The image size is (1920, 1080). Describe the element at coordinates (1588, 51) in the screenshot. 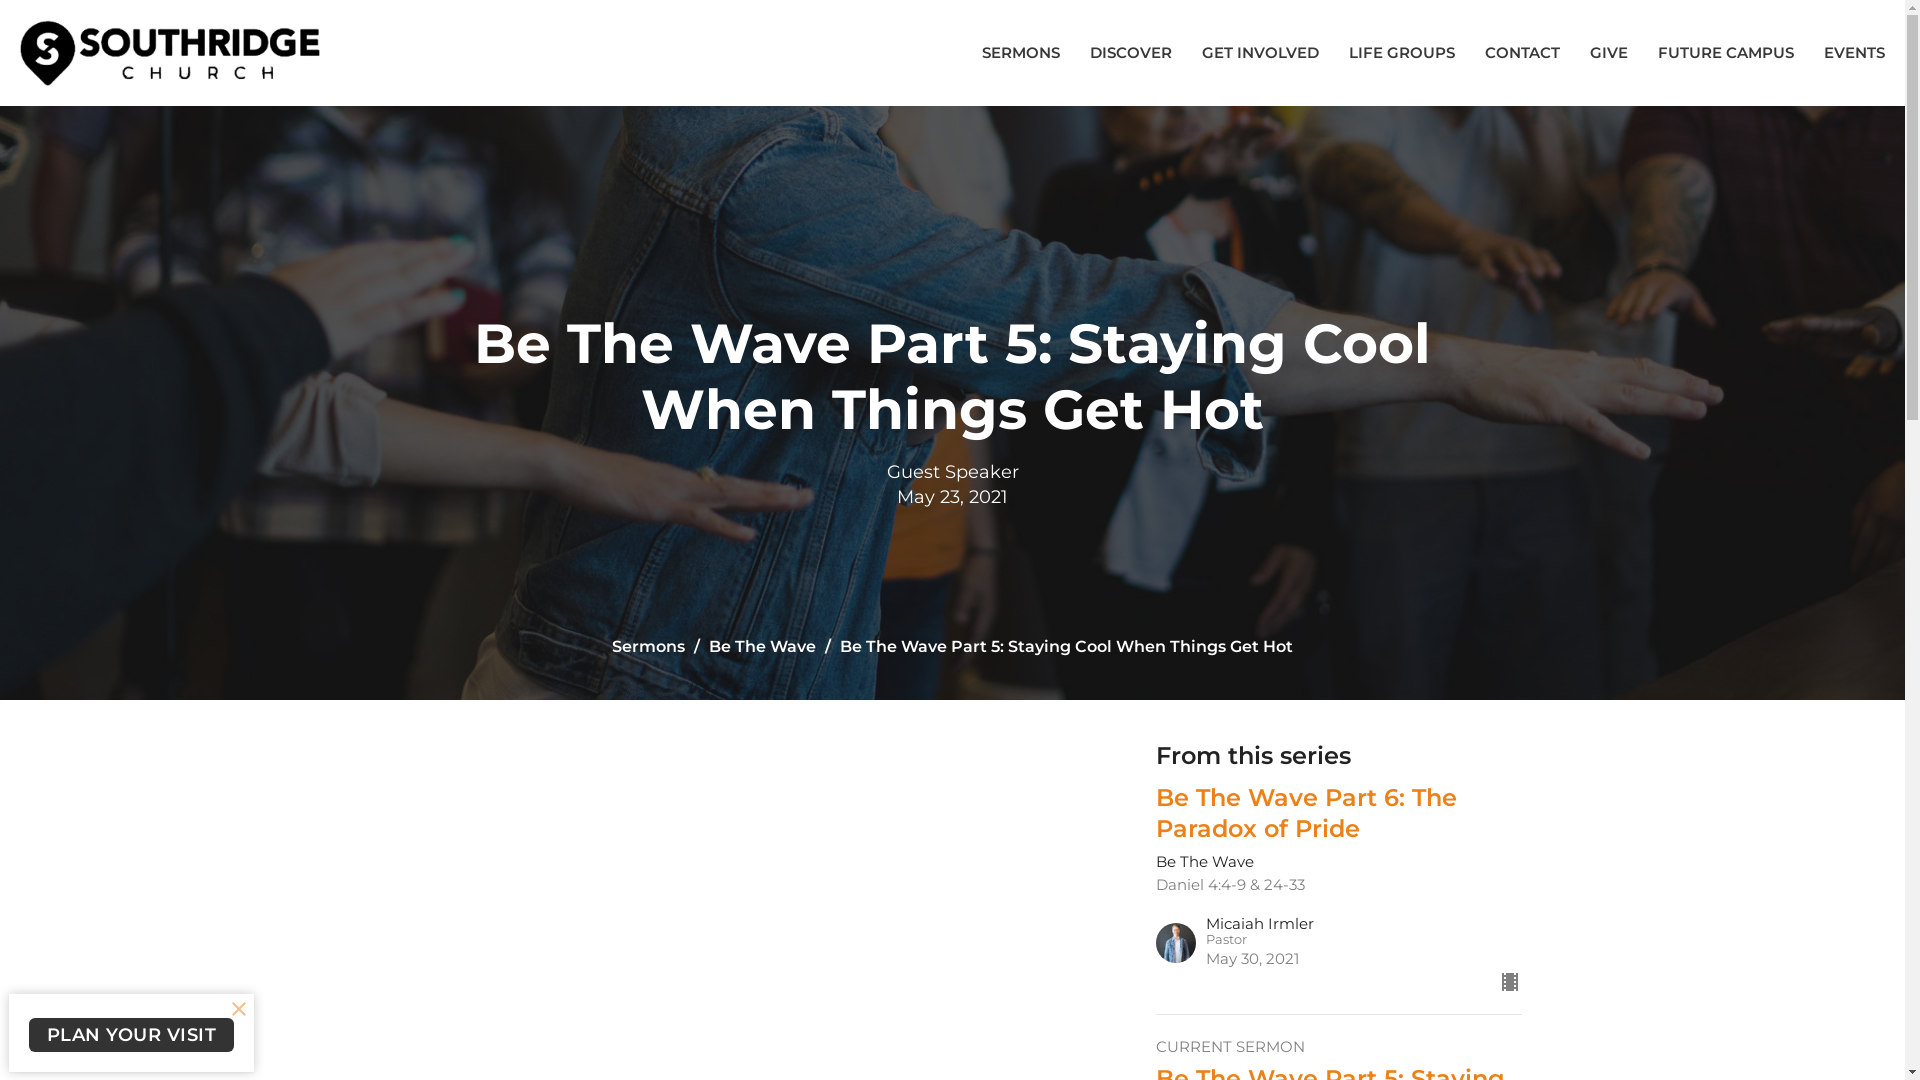

I see `'GIVE'` at that location.